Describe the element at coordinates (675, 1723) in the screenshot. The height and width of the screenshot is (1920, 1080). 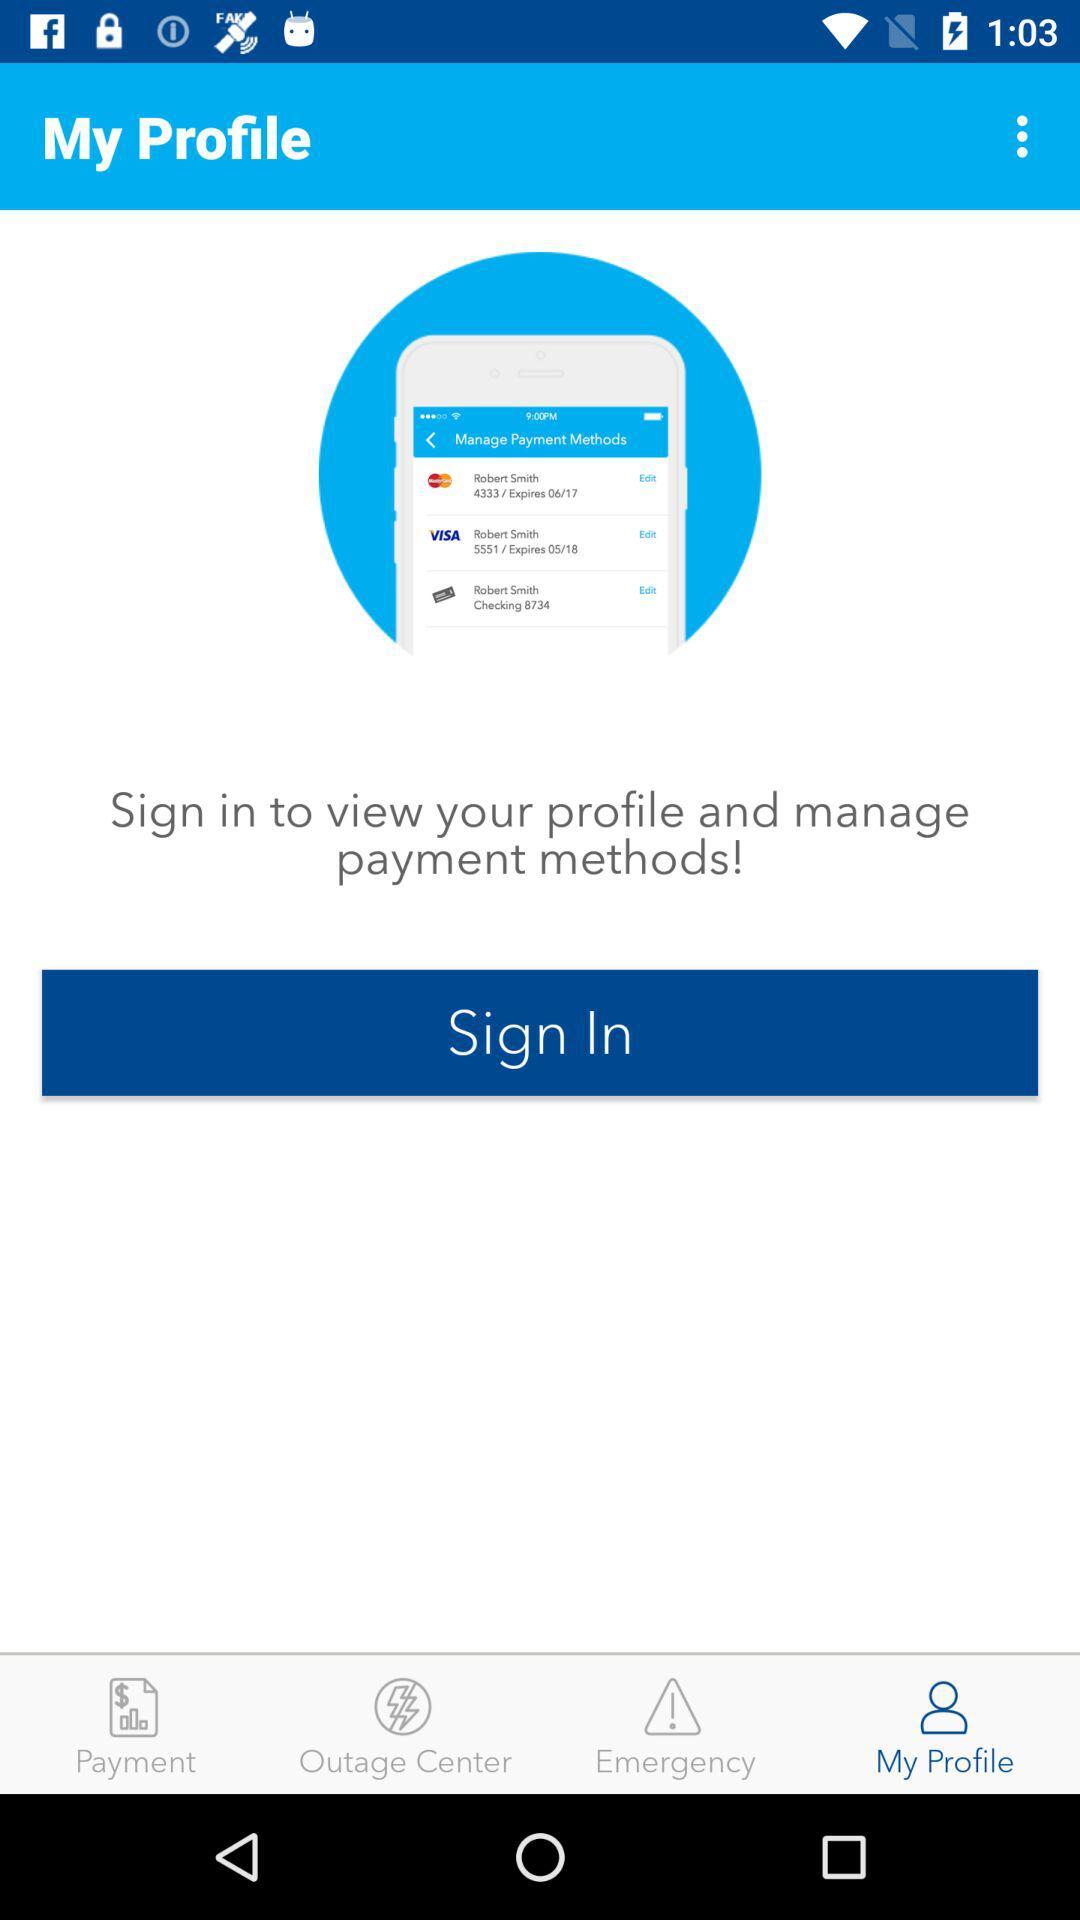
I see `the icon to the right of the outage center` at that location.